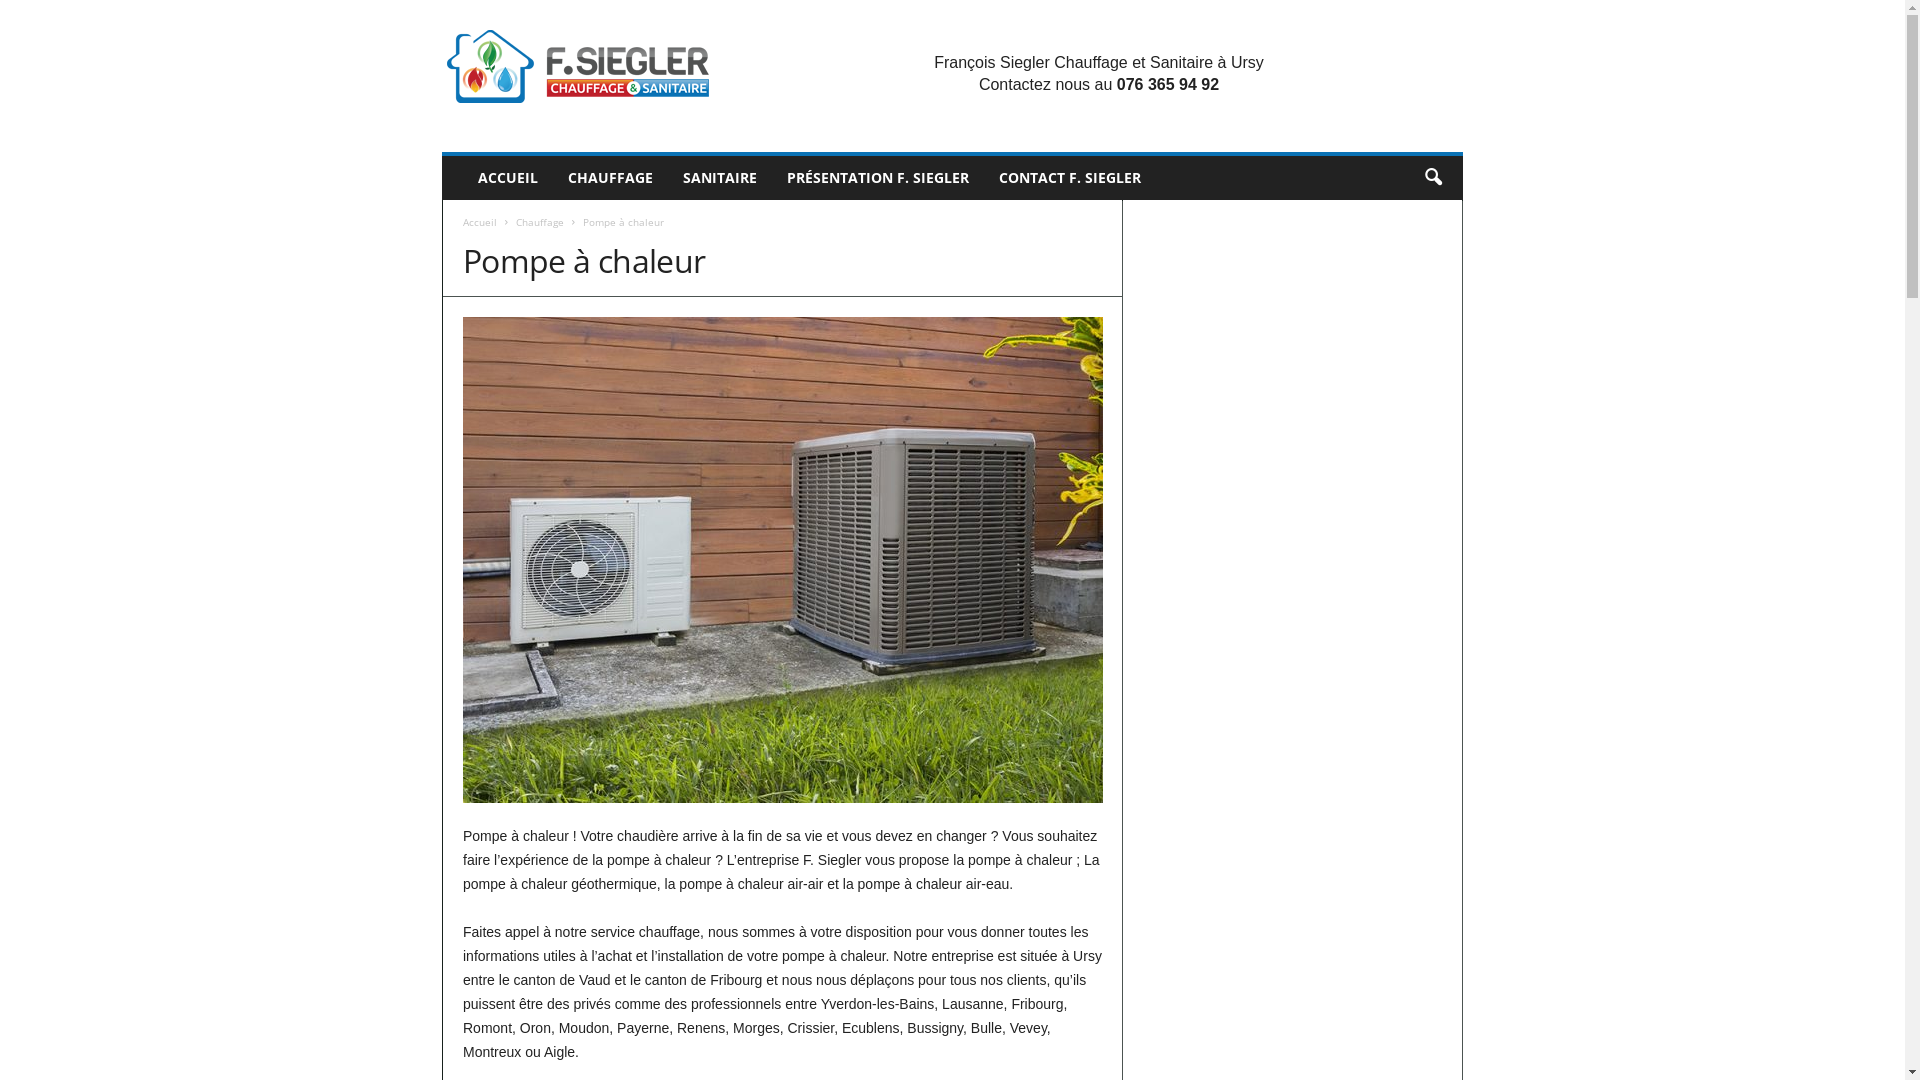 This screenshot has width=1920, height=1080. I want to click on 'Accueil', so click(480, 222).